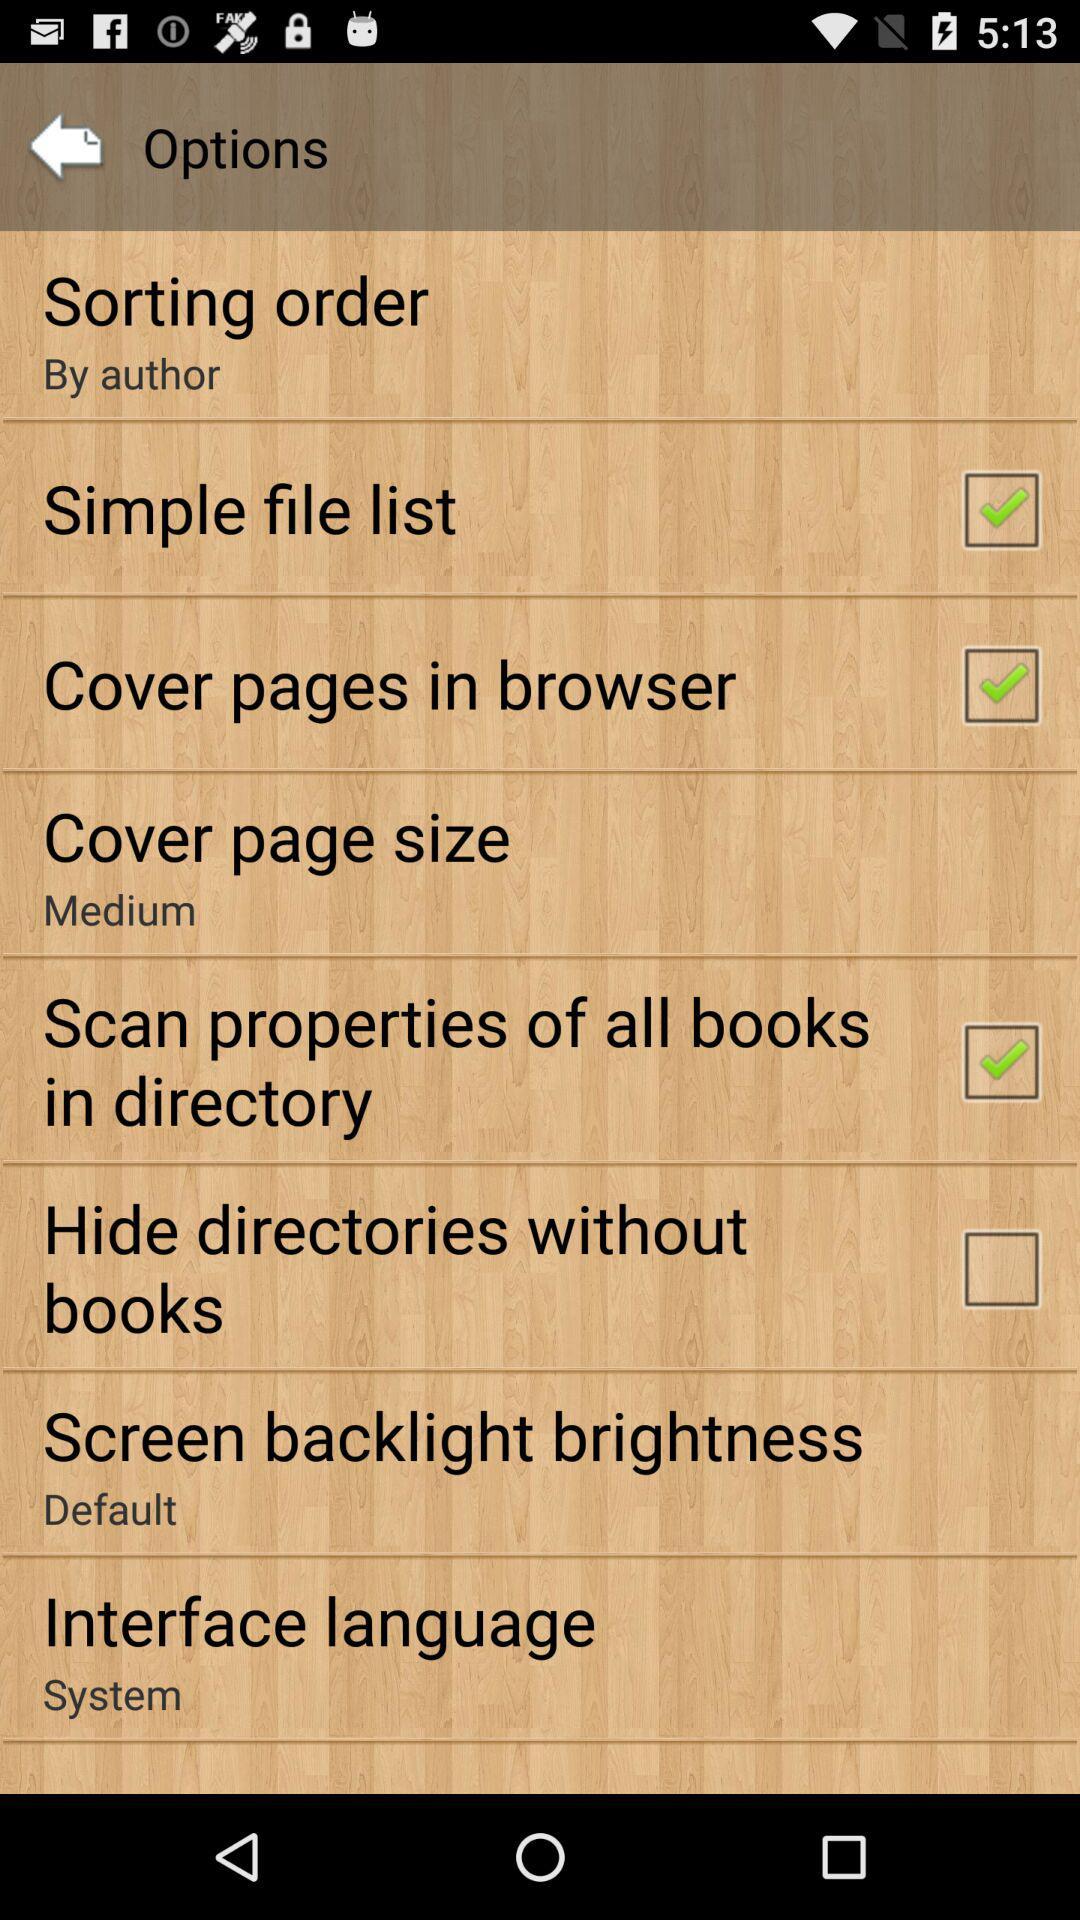  Describe the element at coordinates (64, 146) in the screenshot. I see `app to the left of options` at that location.